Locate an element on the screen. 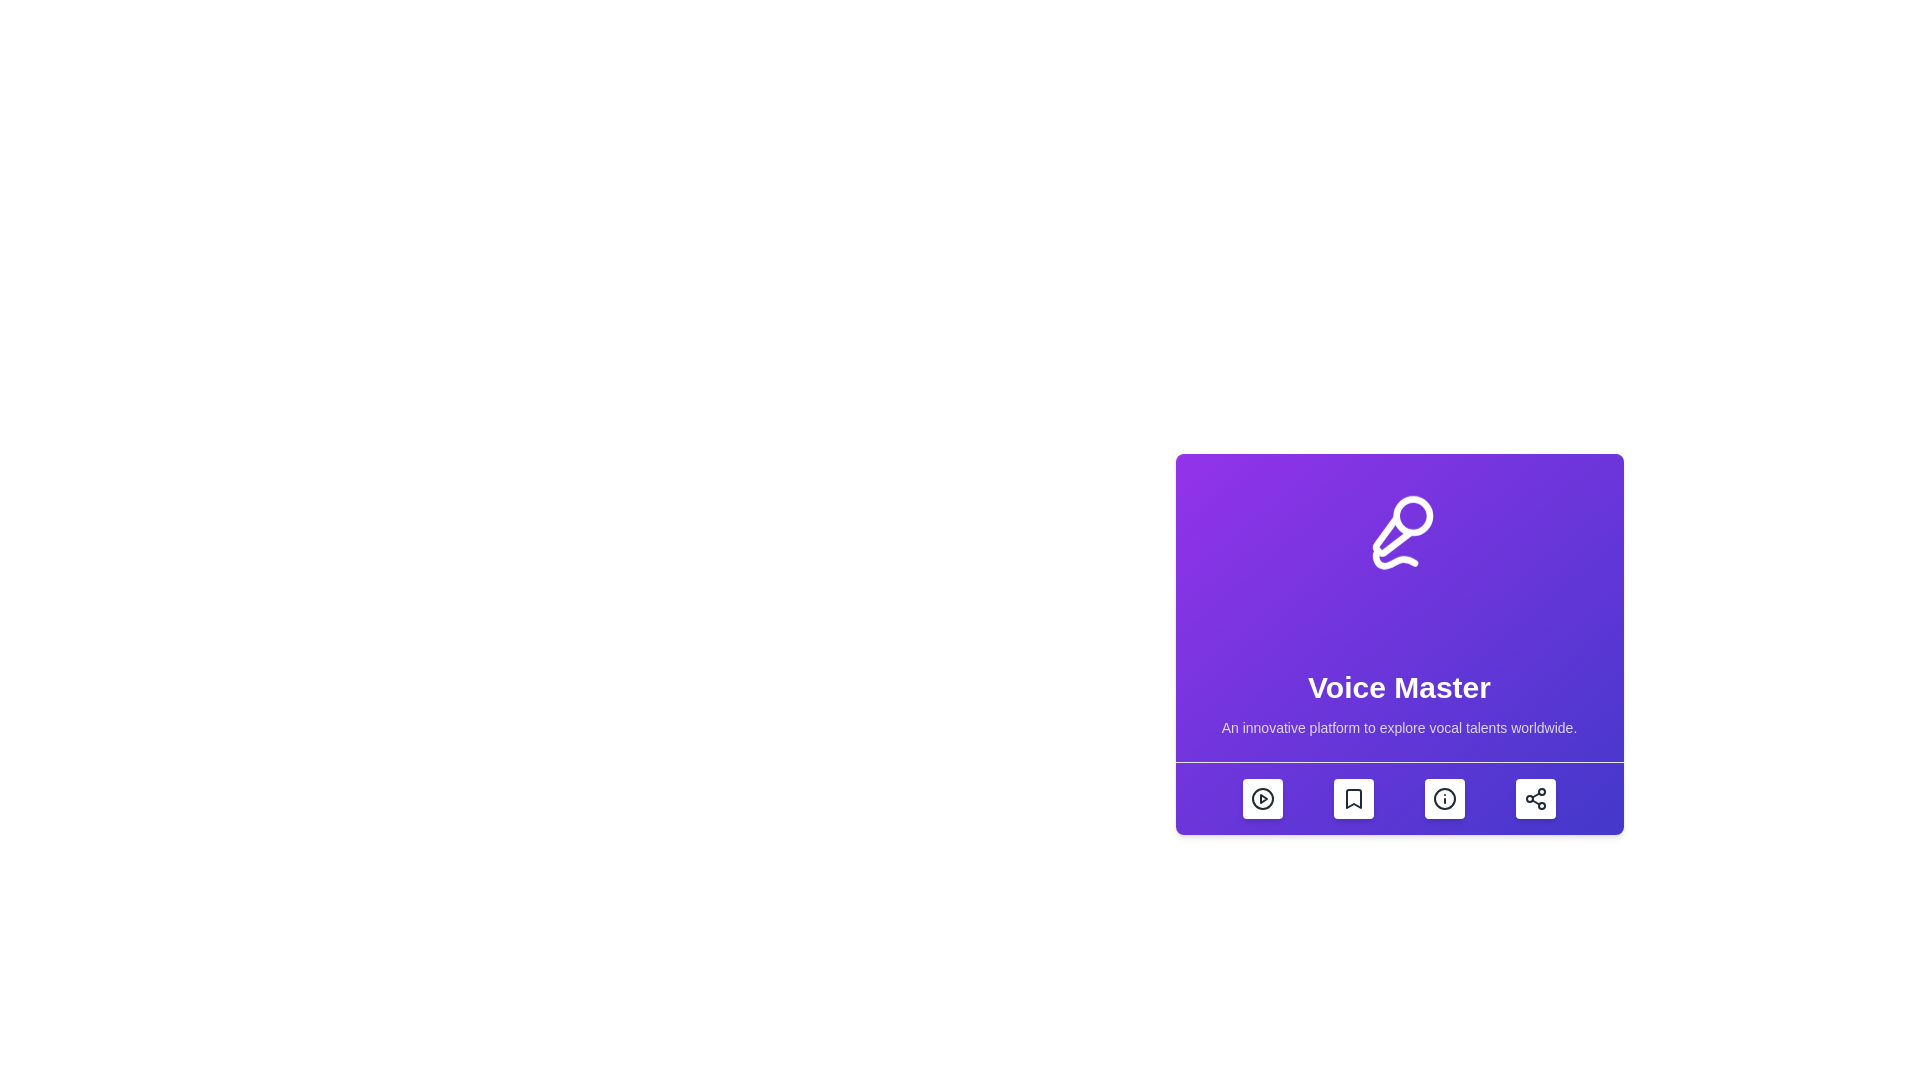 The image size is (1920, 1080). the Toolbar or action bar located at the bottom of the 'Voice Master' card is located at coordinates (1398, 797).